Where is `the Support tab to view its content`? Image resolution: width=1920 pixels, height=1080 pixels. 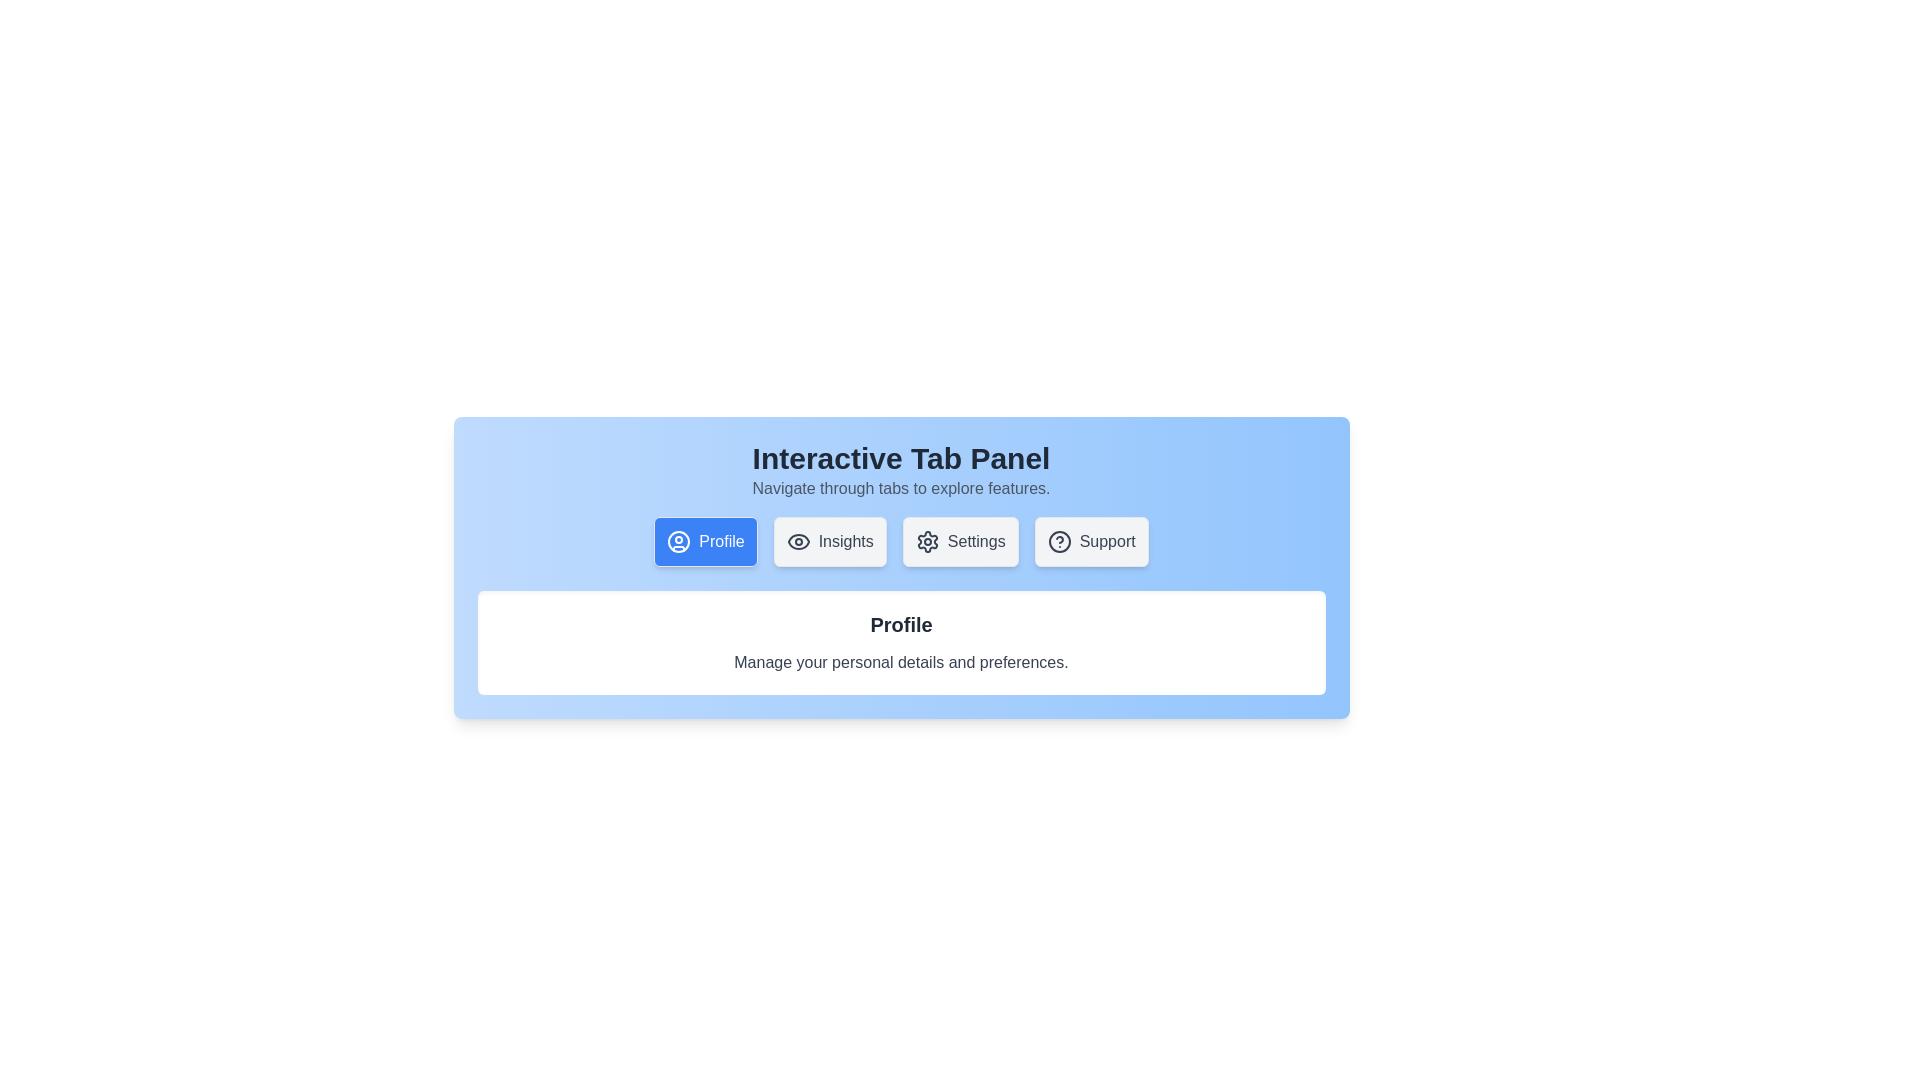
the Support tab to view its content is located at coordinates (1090, 542).